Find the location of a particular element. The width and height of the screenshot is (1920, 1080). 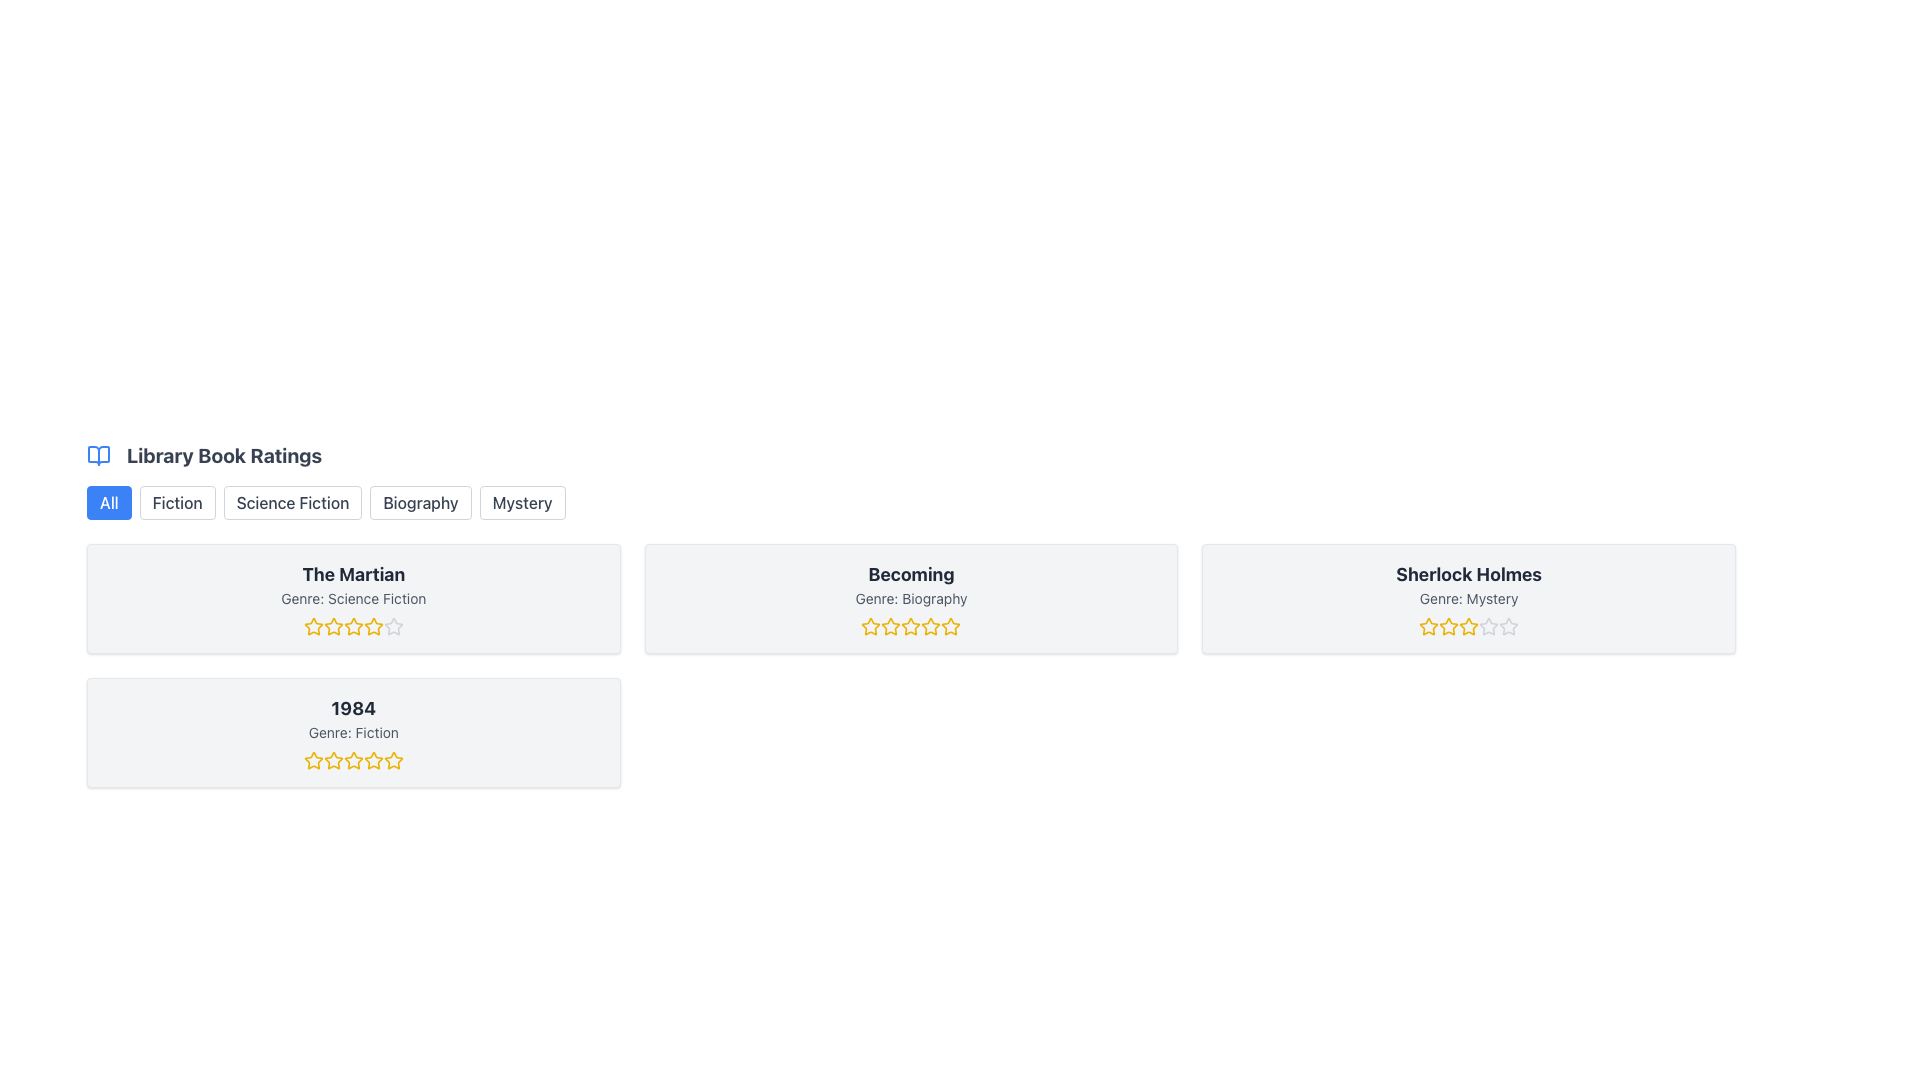

the second star icon with a yellow outline in the five-star rating system for the 'Sherlock Holmes' book card, which has an empty interior indicating it is unfilled is located at coordinates (1469, 625).